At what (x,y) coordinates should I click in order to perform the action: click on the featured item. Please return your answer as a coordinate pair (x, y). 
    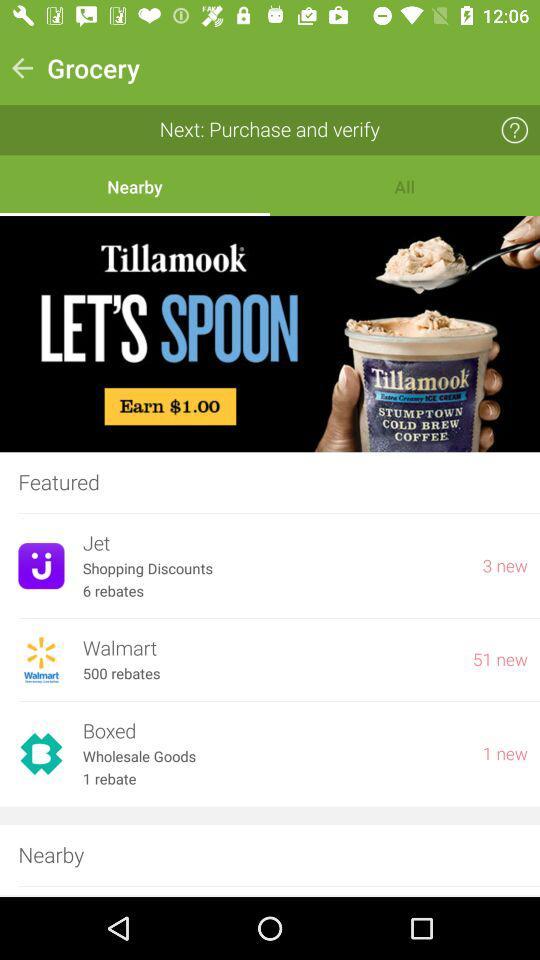
    Looking at the image, I should click on (270, 481).